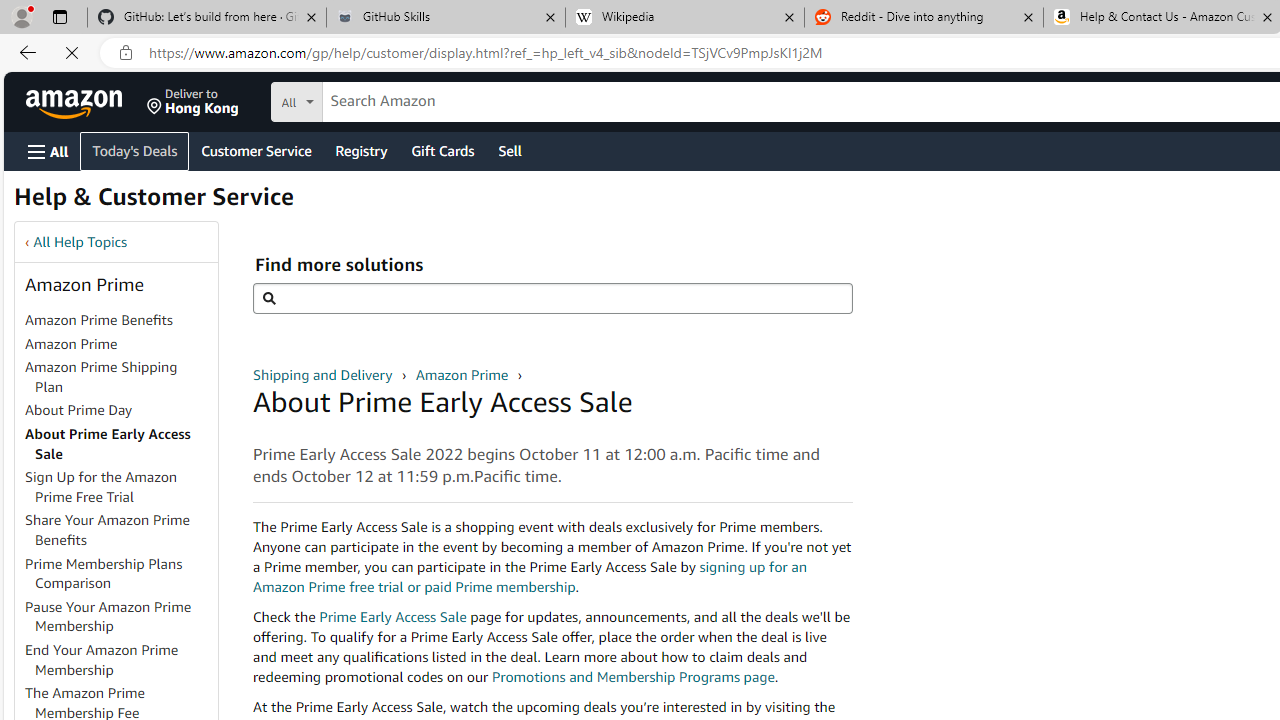  I want to click on 'Amazon', so click(76, 101).